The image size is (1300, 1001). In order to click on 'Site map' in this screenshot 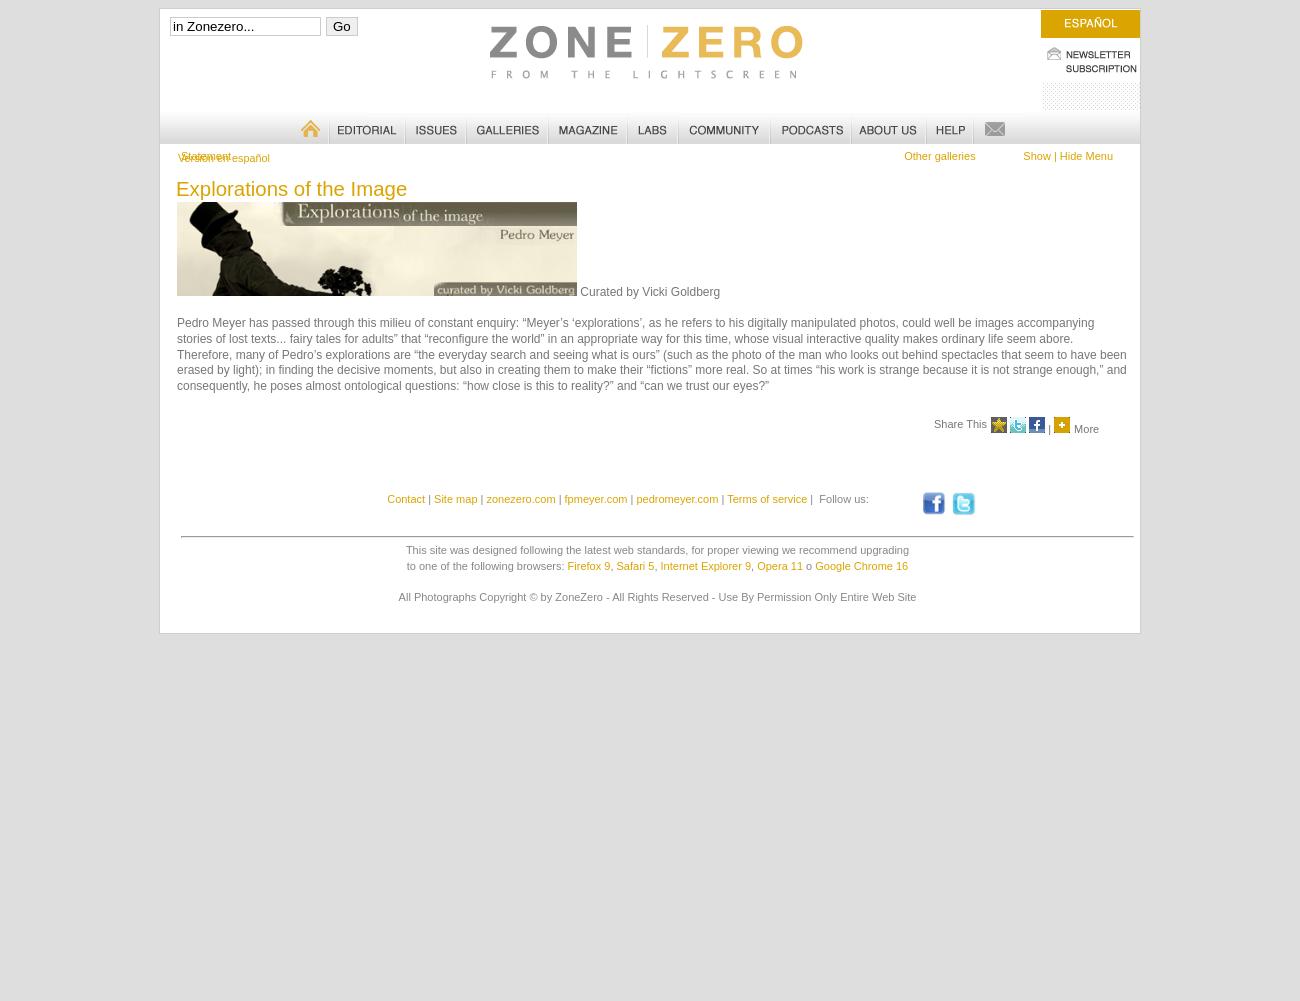, I will do `click(455, 498)`.